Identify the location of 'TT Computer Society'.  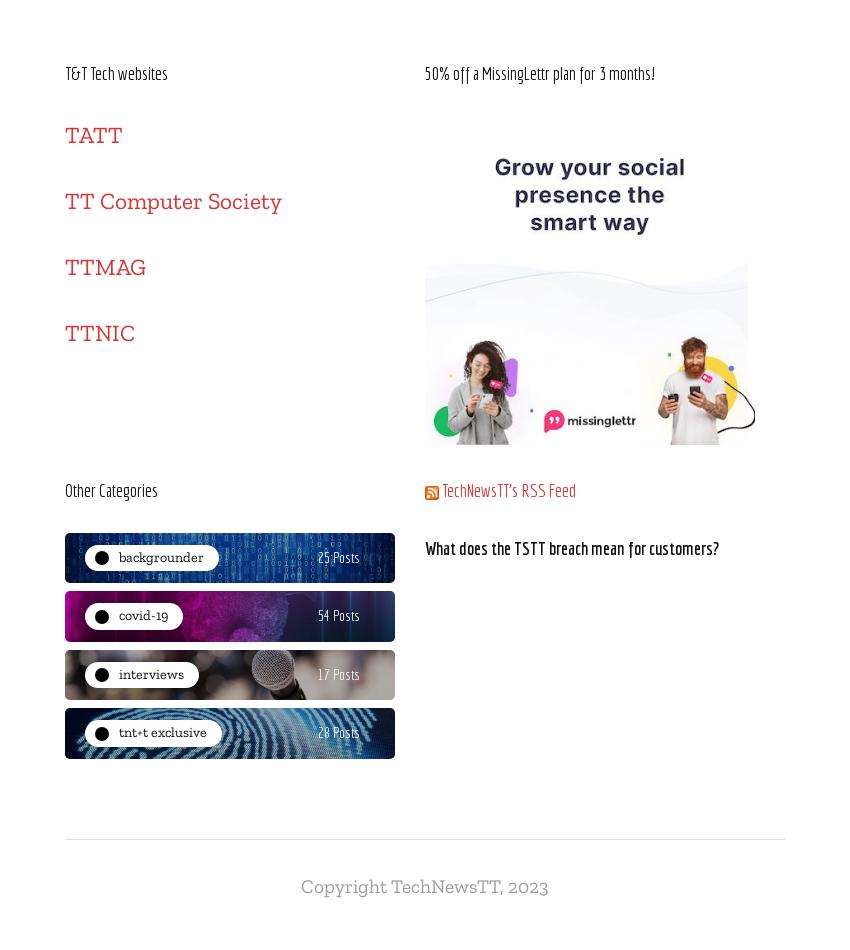
(172, 201).